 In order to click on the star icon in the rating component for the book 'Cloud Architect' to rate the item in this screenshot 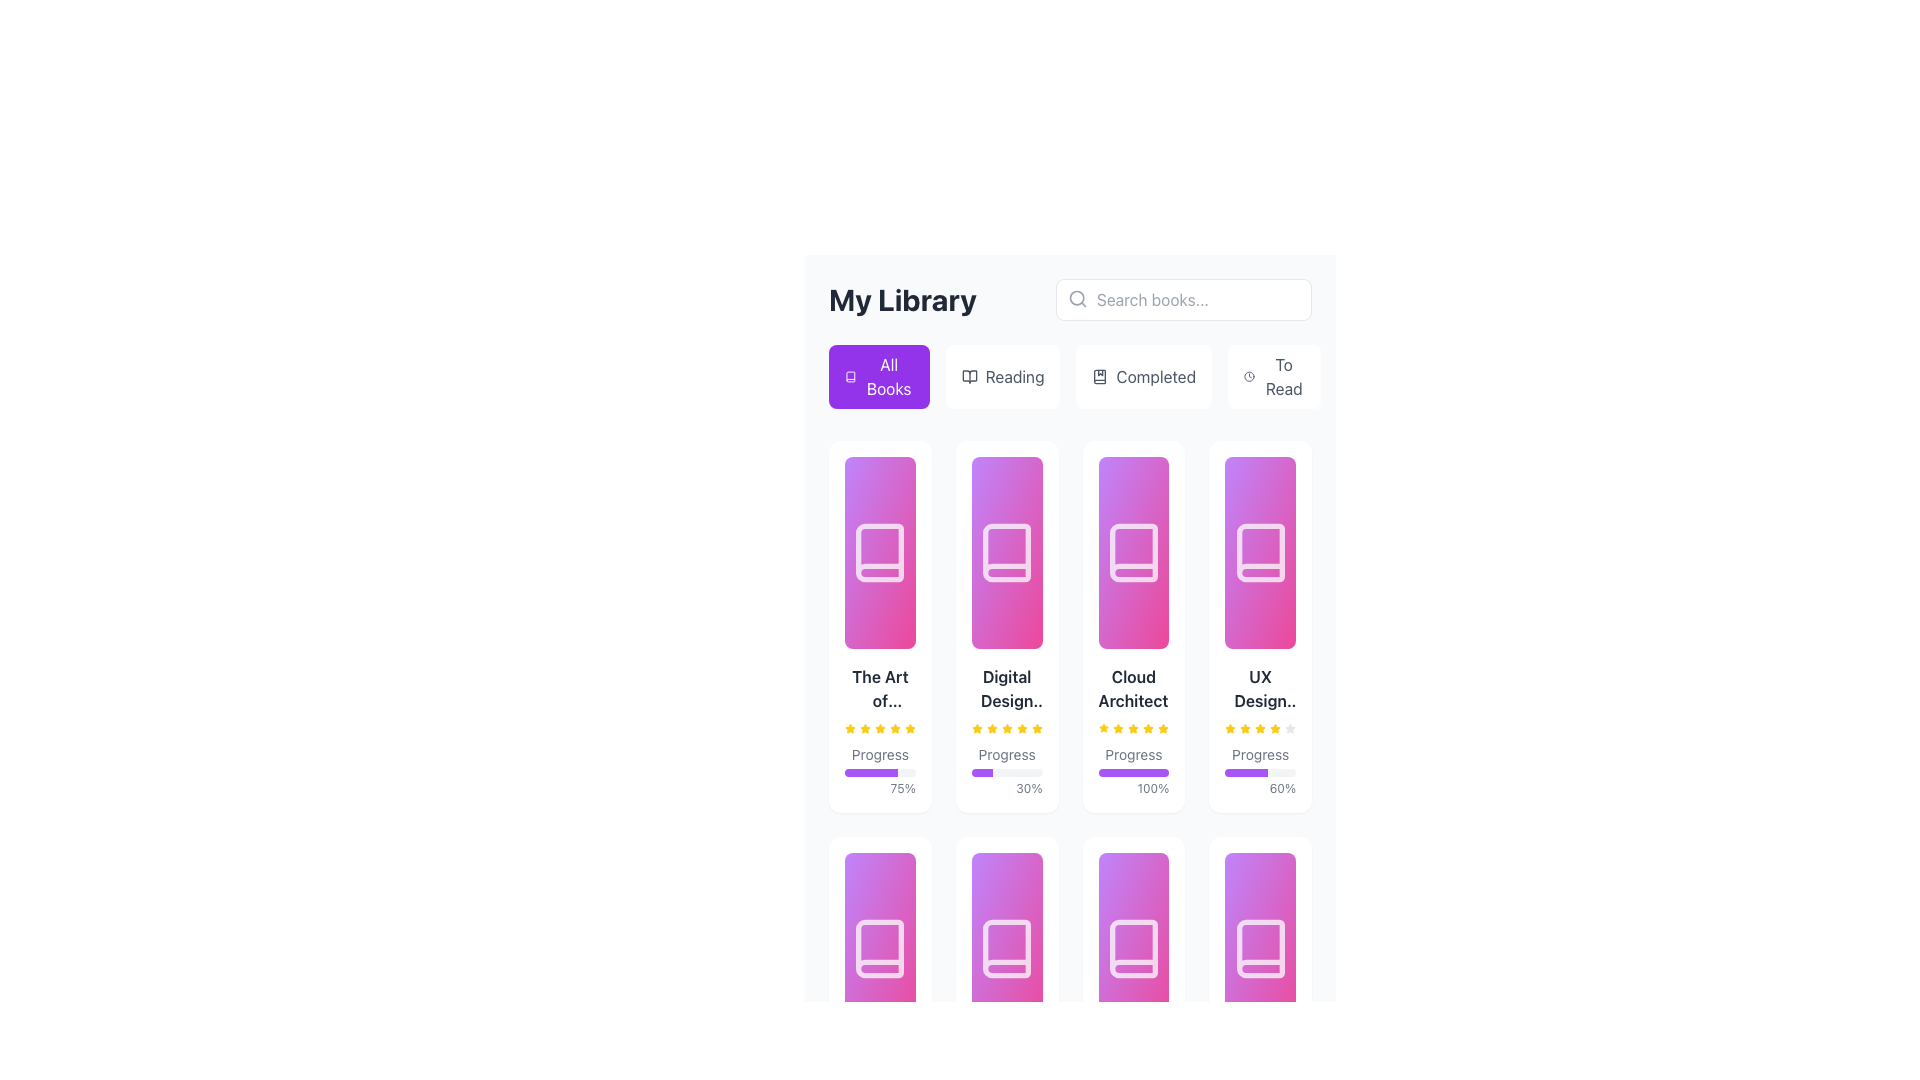, I will do `click(1148, 728)`.